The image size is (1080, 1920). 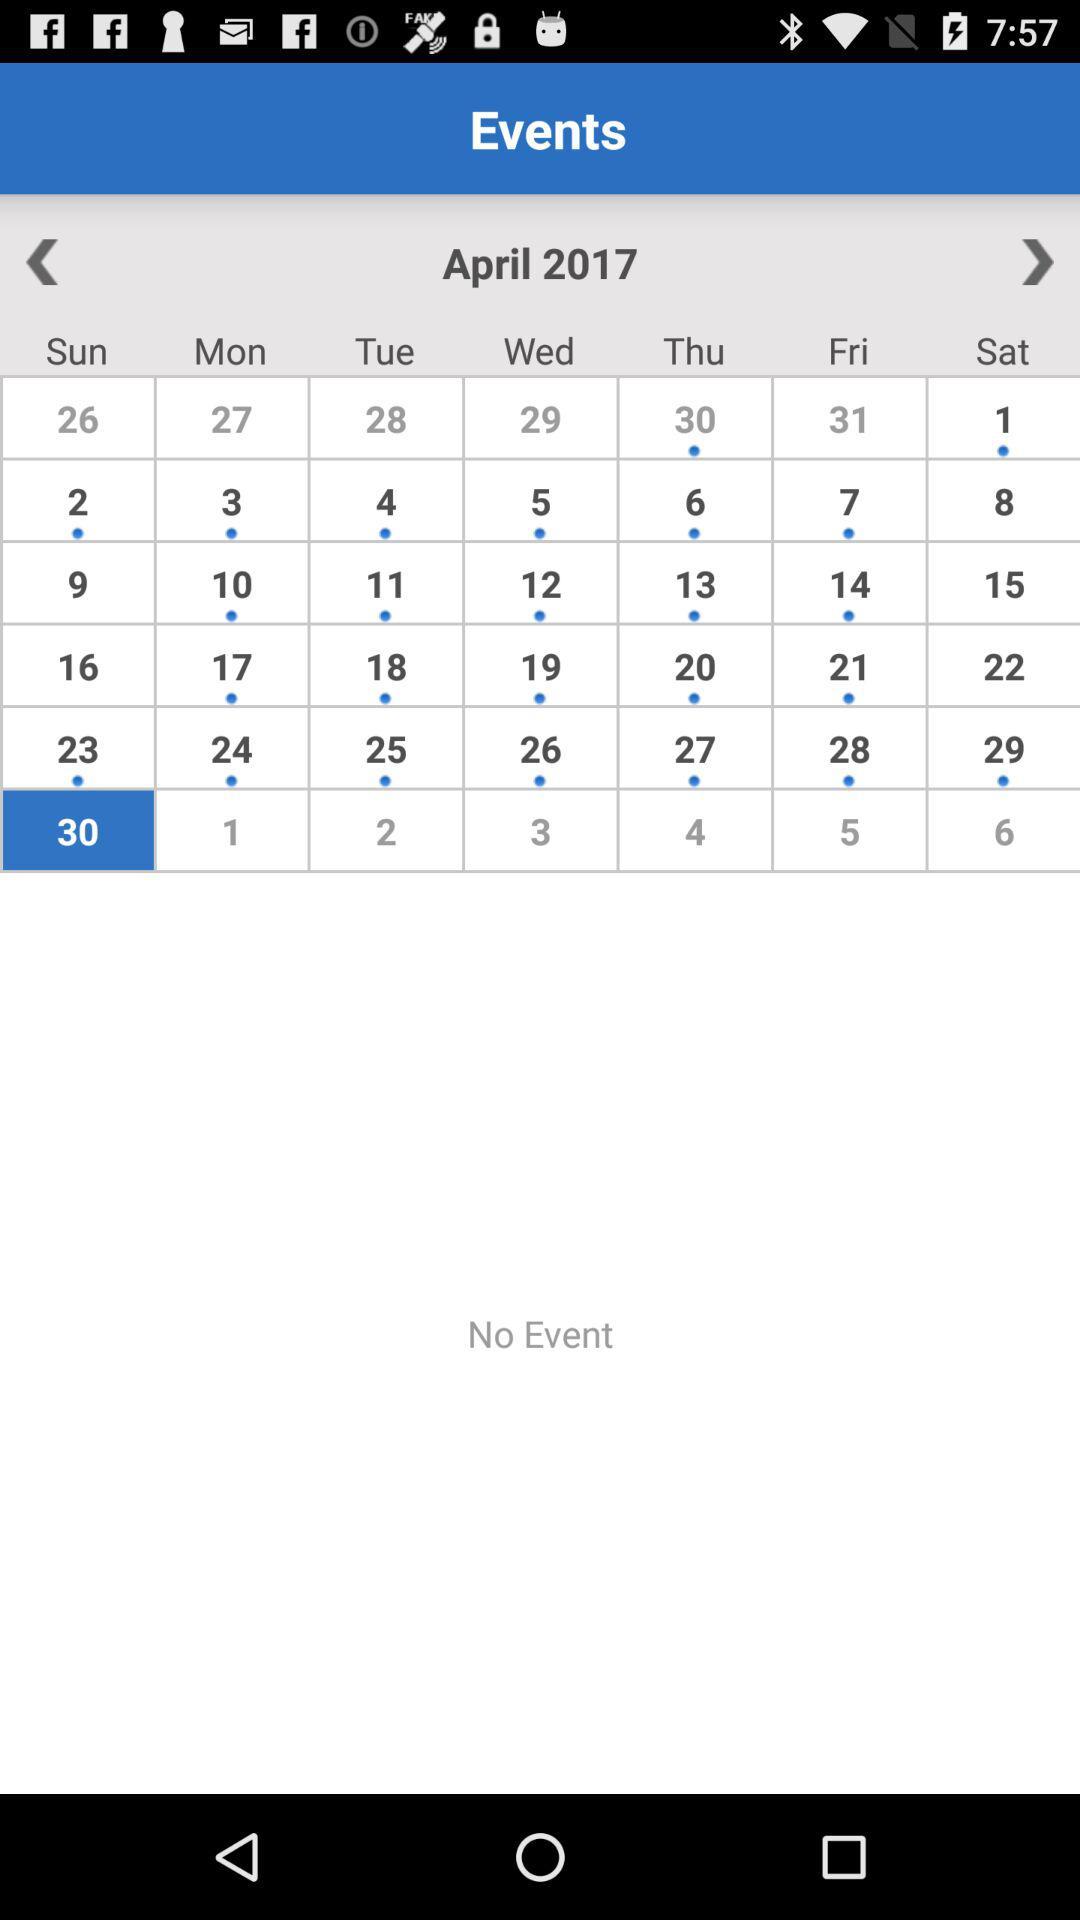 What do you see at coordinates (968, 261) in the screenshot?
I see `the icon next to april 2017 icon` at bounding box center [968, 261].